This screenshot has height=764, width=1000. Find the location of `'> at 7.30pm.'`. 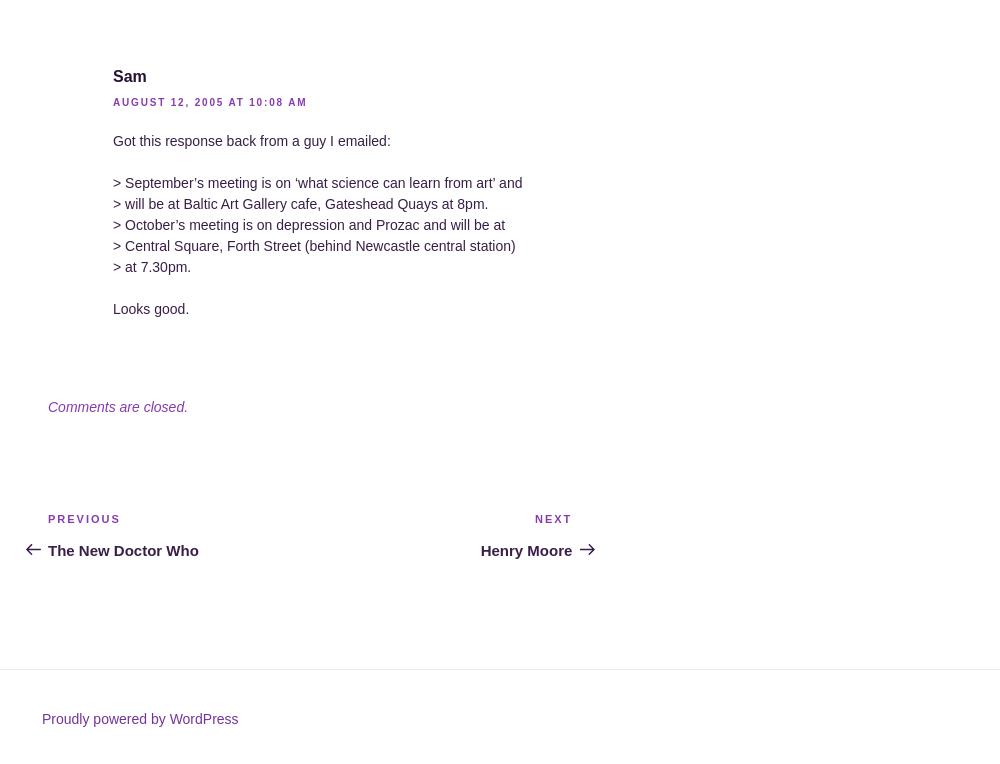

'> at 7.30pm.' is located at coordinates (152, 267).